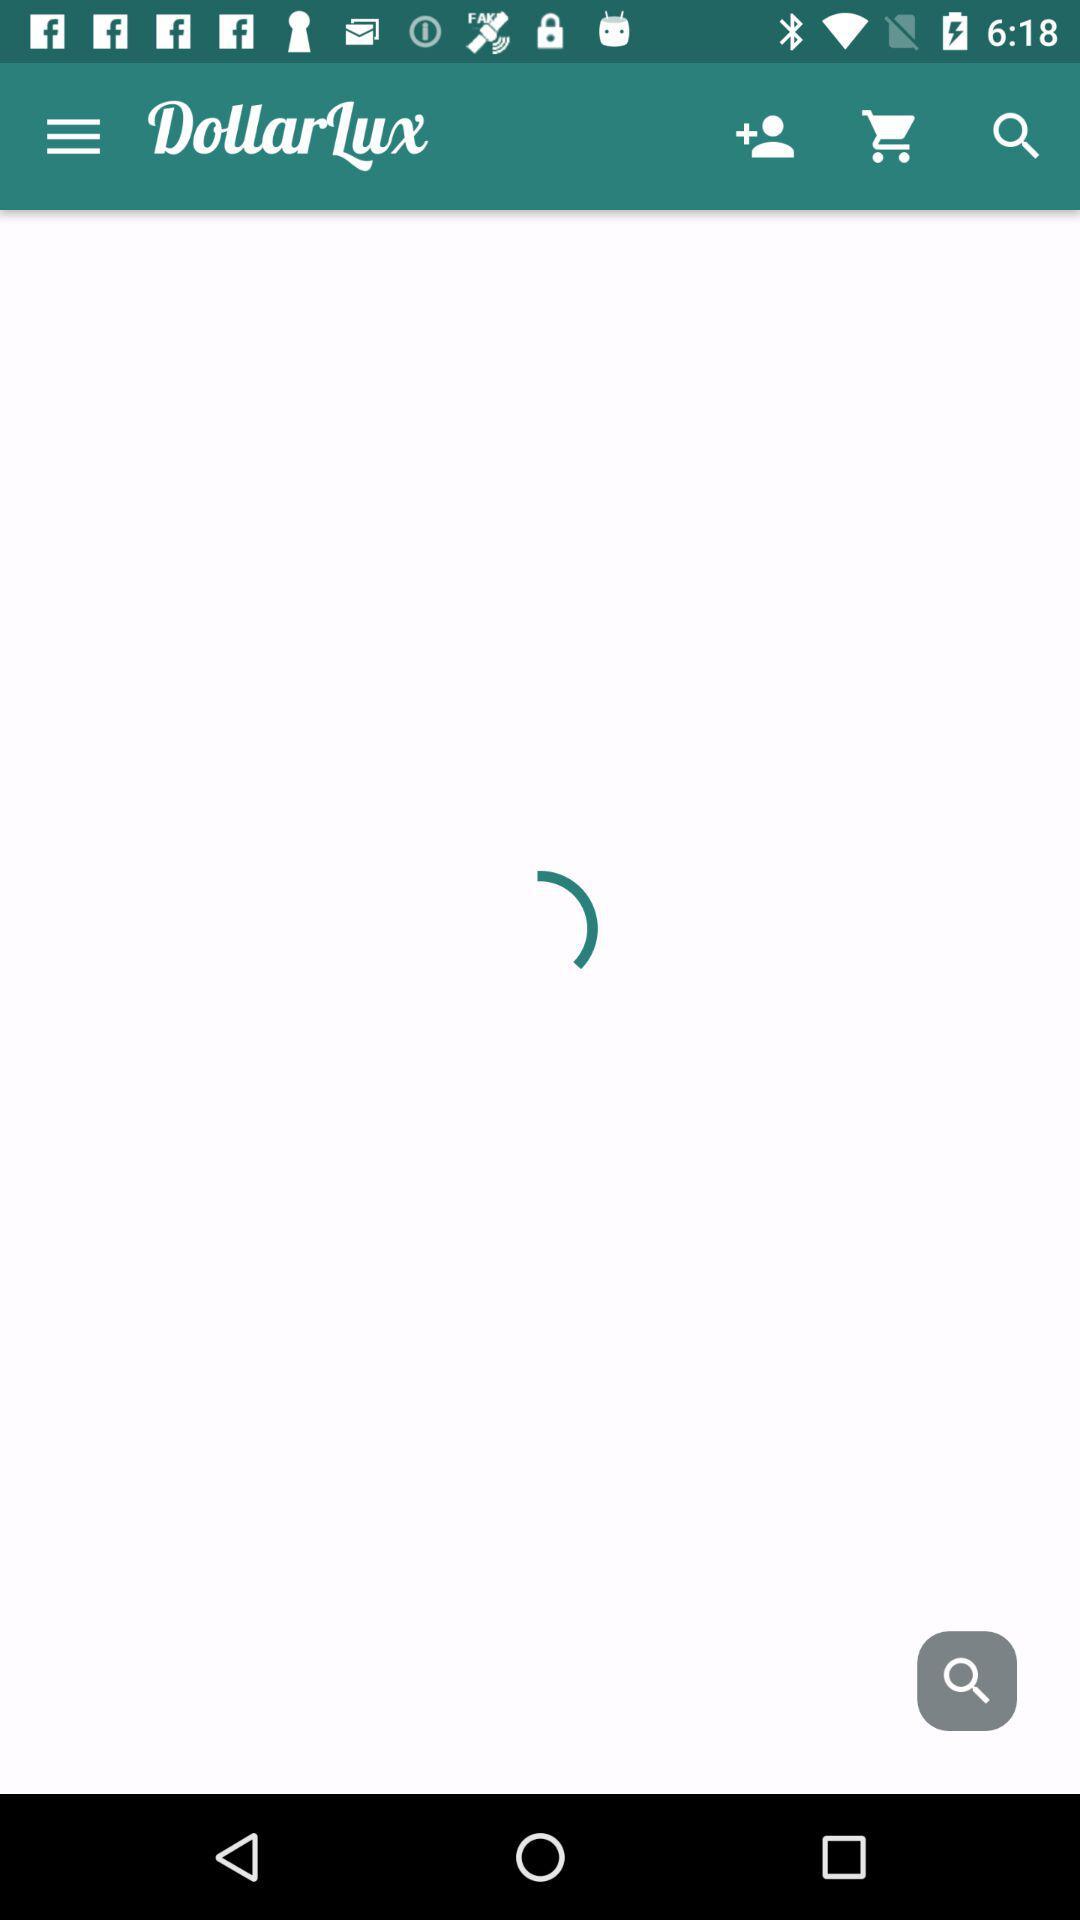 The width and height of the screenshot is (1080, 1920). What do you see at coordinates (966, 1680) in the screenshot?
I see `the search icon` at bounding box center [966, 1680].